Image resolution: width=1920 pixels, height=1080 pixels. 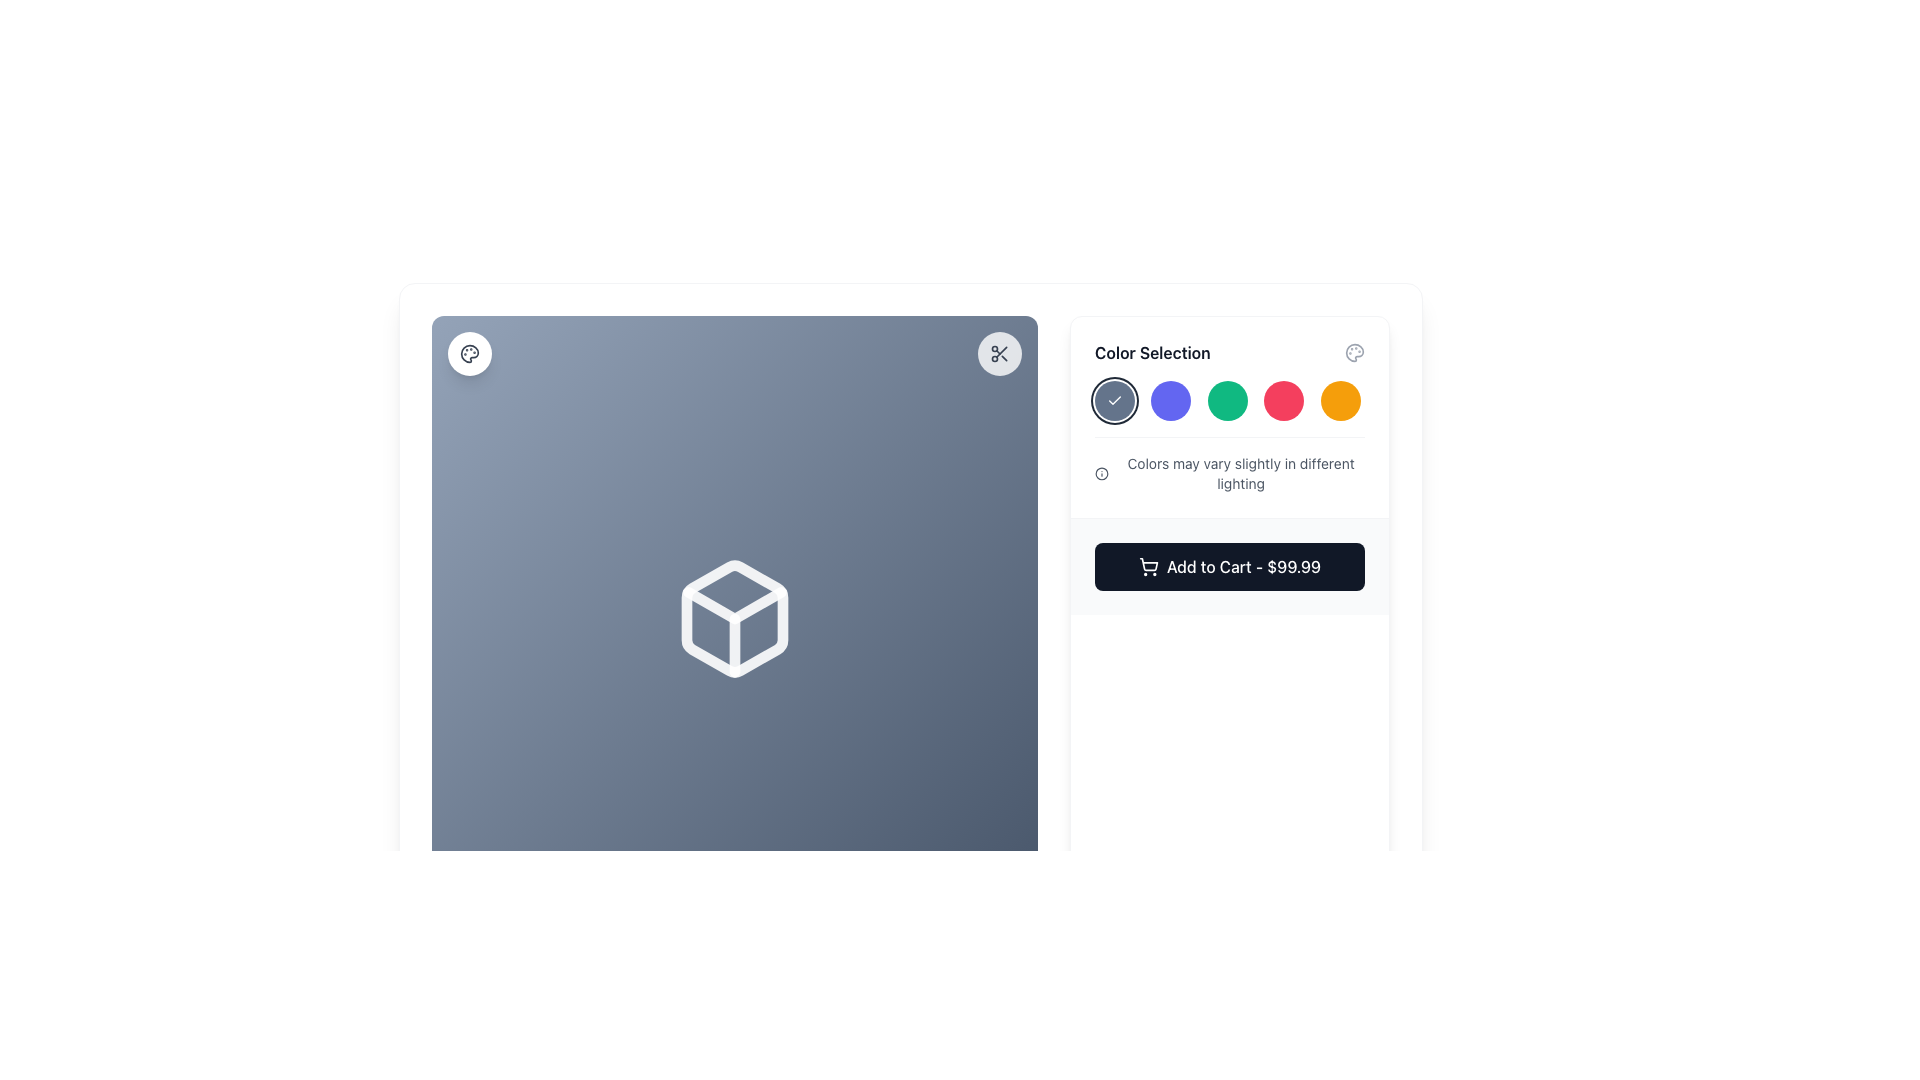 I want to click on the shopping cart icon, which is a modern, minimalistic icon rendered in white on a dark blue button labeled 'Add to Cart - $99.99'. The icon is located on the left side of the button, centrally aligned on the vertical axis, so click(x=1148, y=567).